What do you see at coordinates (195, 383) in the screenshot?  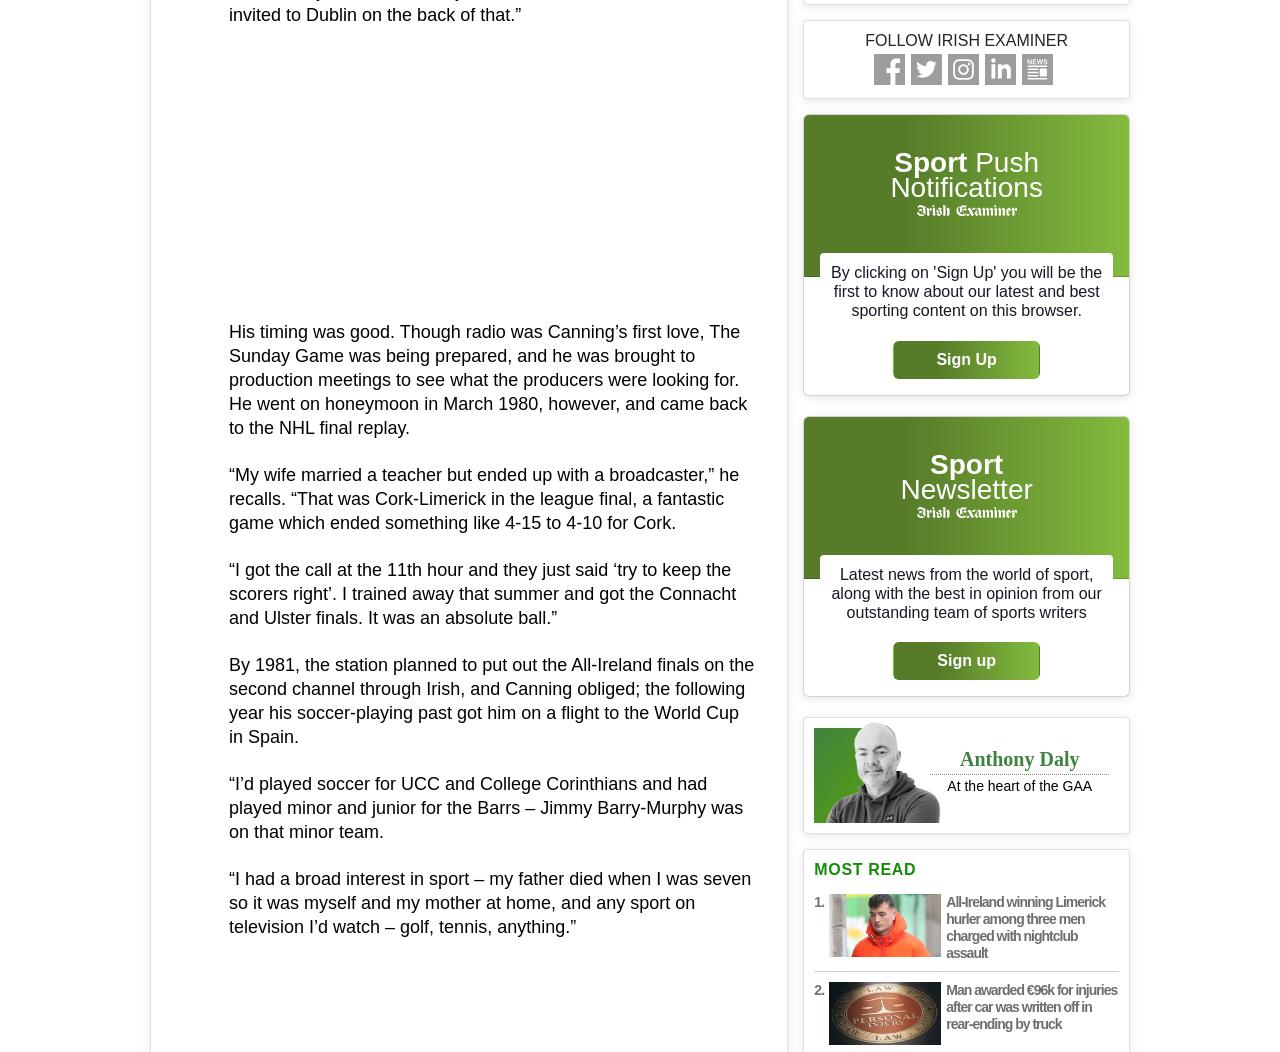 I see `'Harry’s High Court claim against Mail publisher can continue, UK judge rules'` at bounding box center [195, 383].